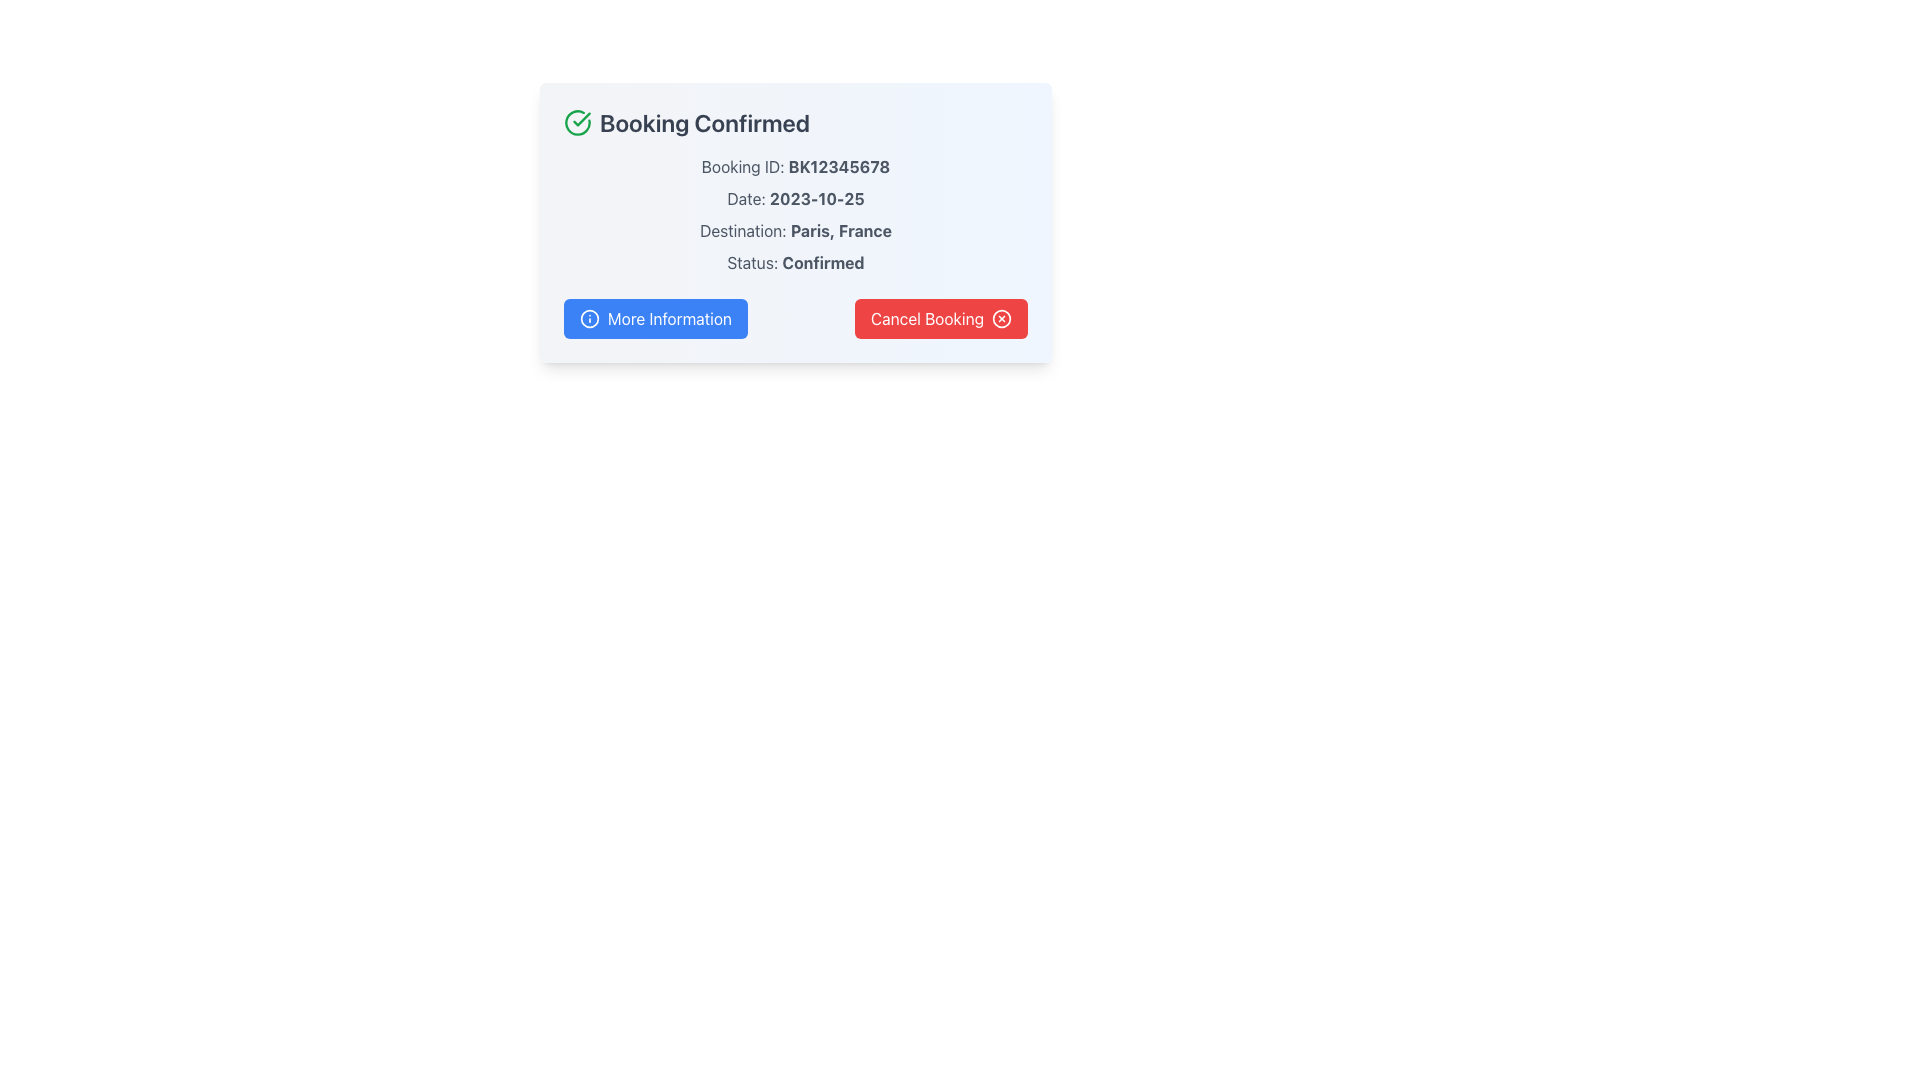 The width and height of the screenshot is (1920, 1080). What do you see at coordinates (841, 230) in the screenshot?
I see `the text label displaying 'Paris, France' which is styled in dark gray within a modal dialogue, positioned between 'Date: 2023-10-25' and 'Status: Confirmed'` at bounding box center [841, 230].